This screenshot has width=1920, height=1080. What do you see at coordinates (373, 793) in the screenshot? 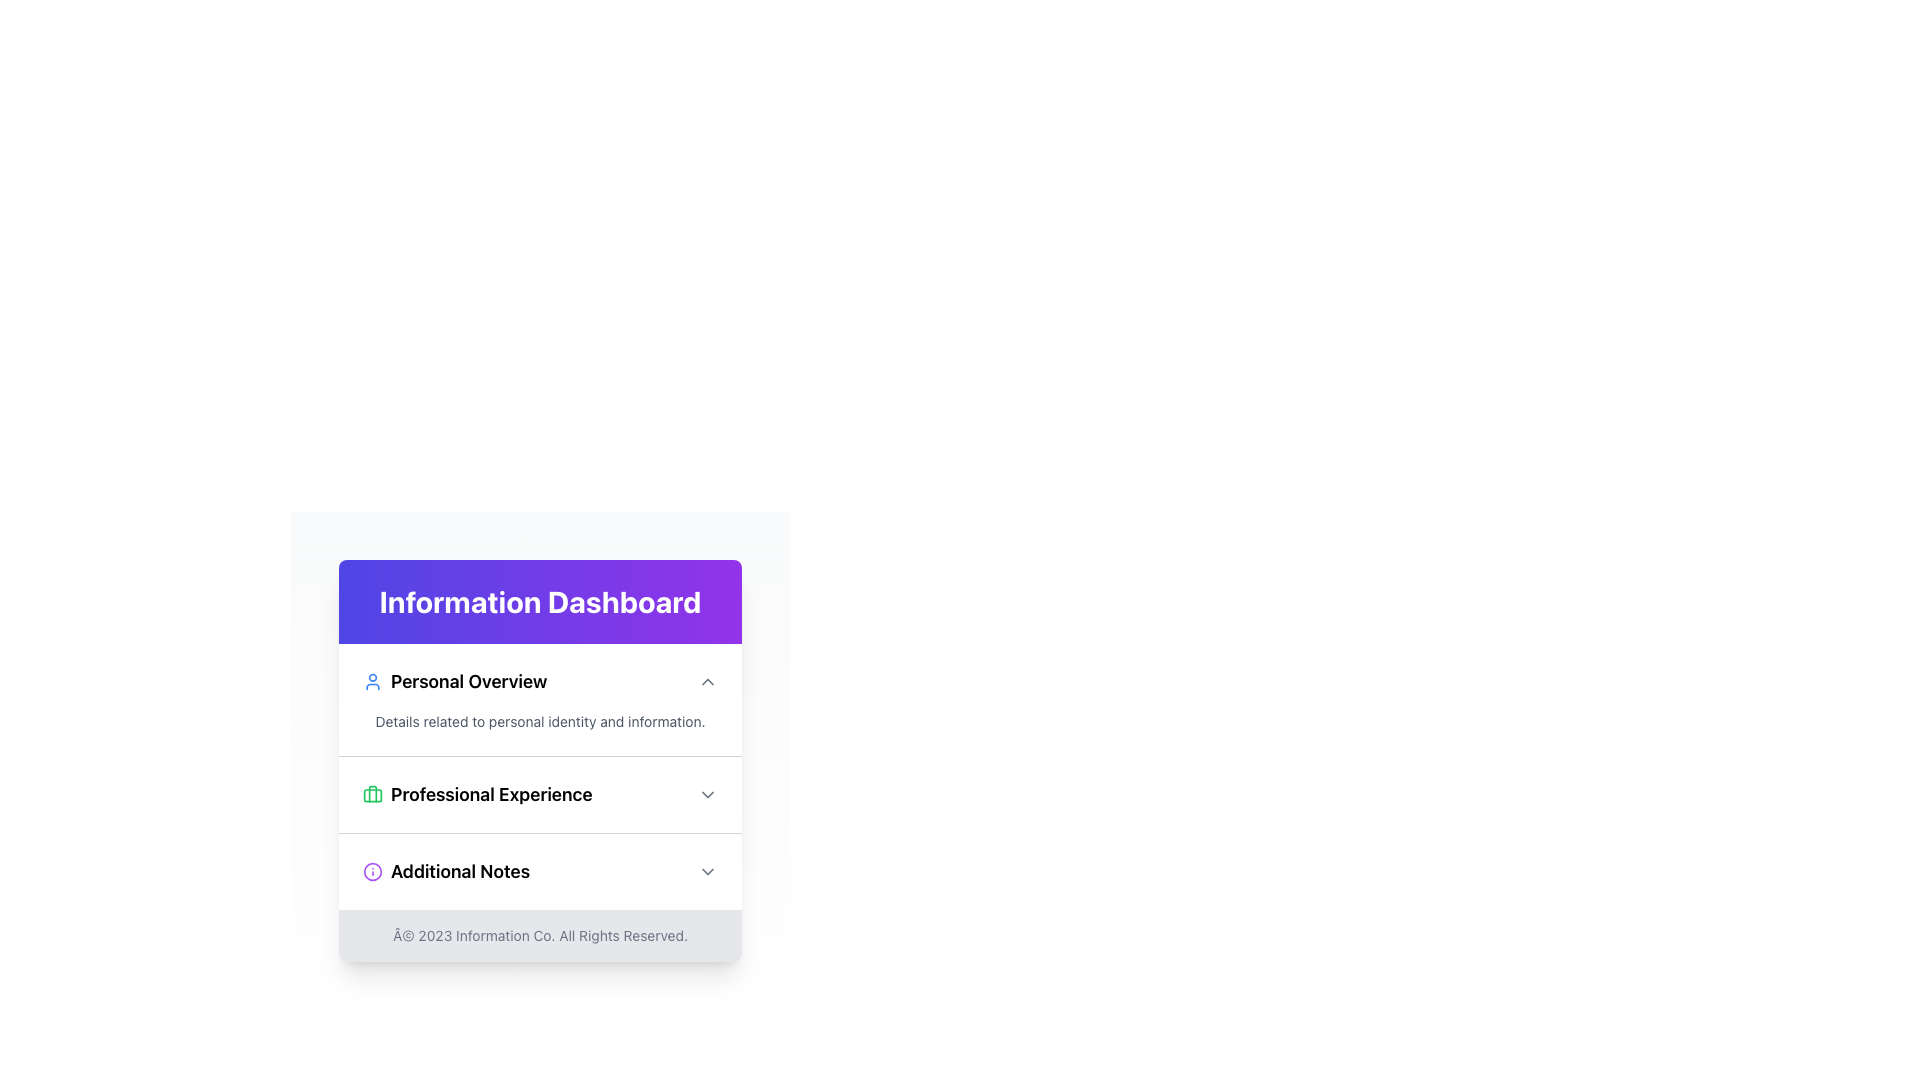
I see `the vertical line forming part of the suitcase icon in the 'Professional Experience' section of the interface` at bounding box center [373, 793].